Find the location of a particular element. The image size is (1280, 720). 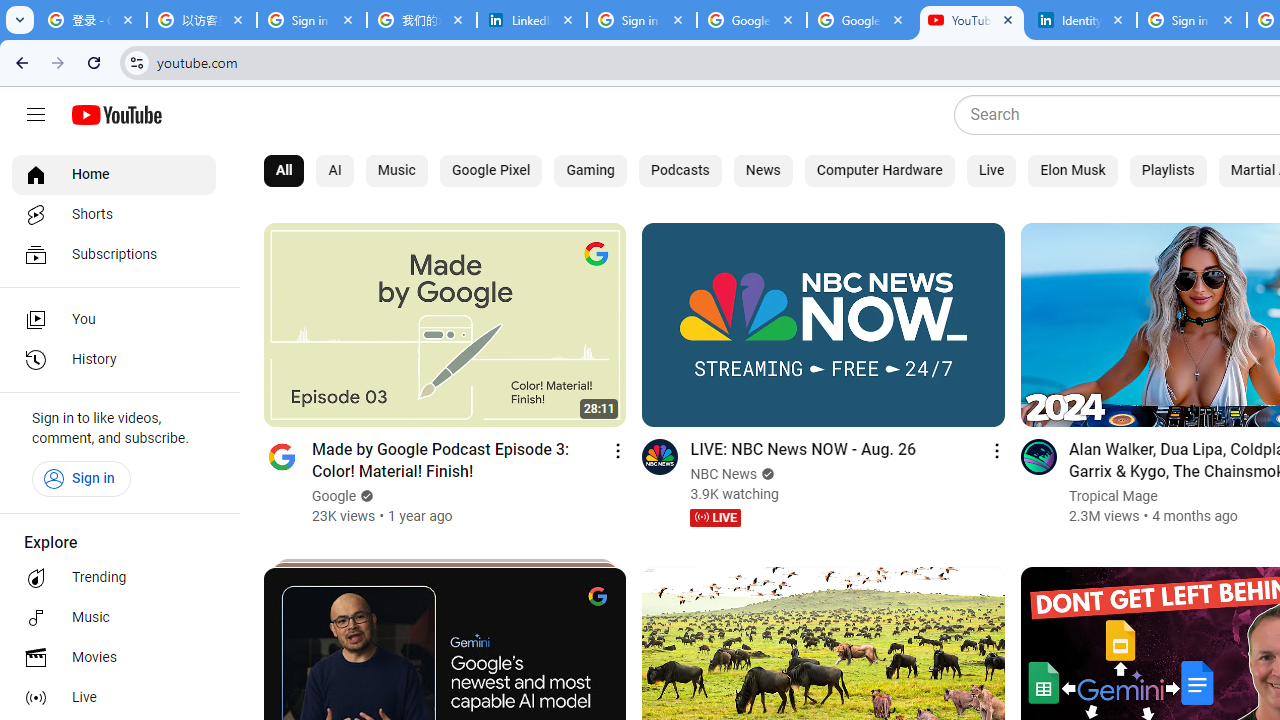

'NBC News' is located at coordinates (723, 474).